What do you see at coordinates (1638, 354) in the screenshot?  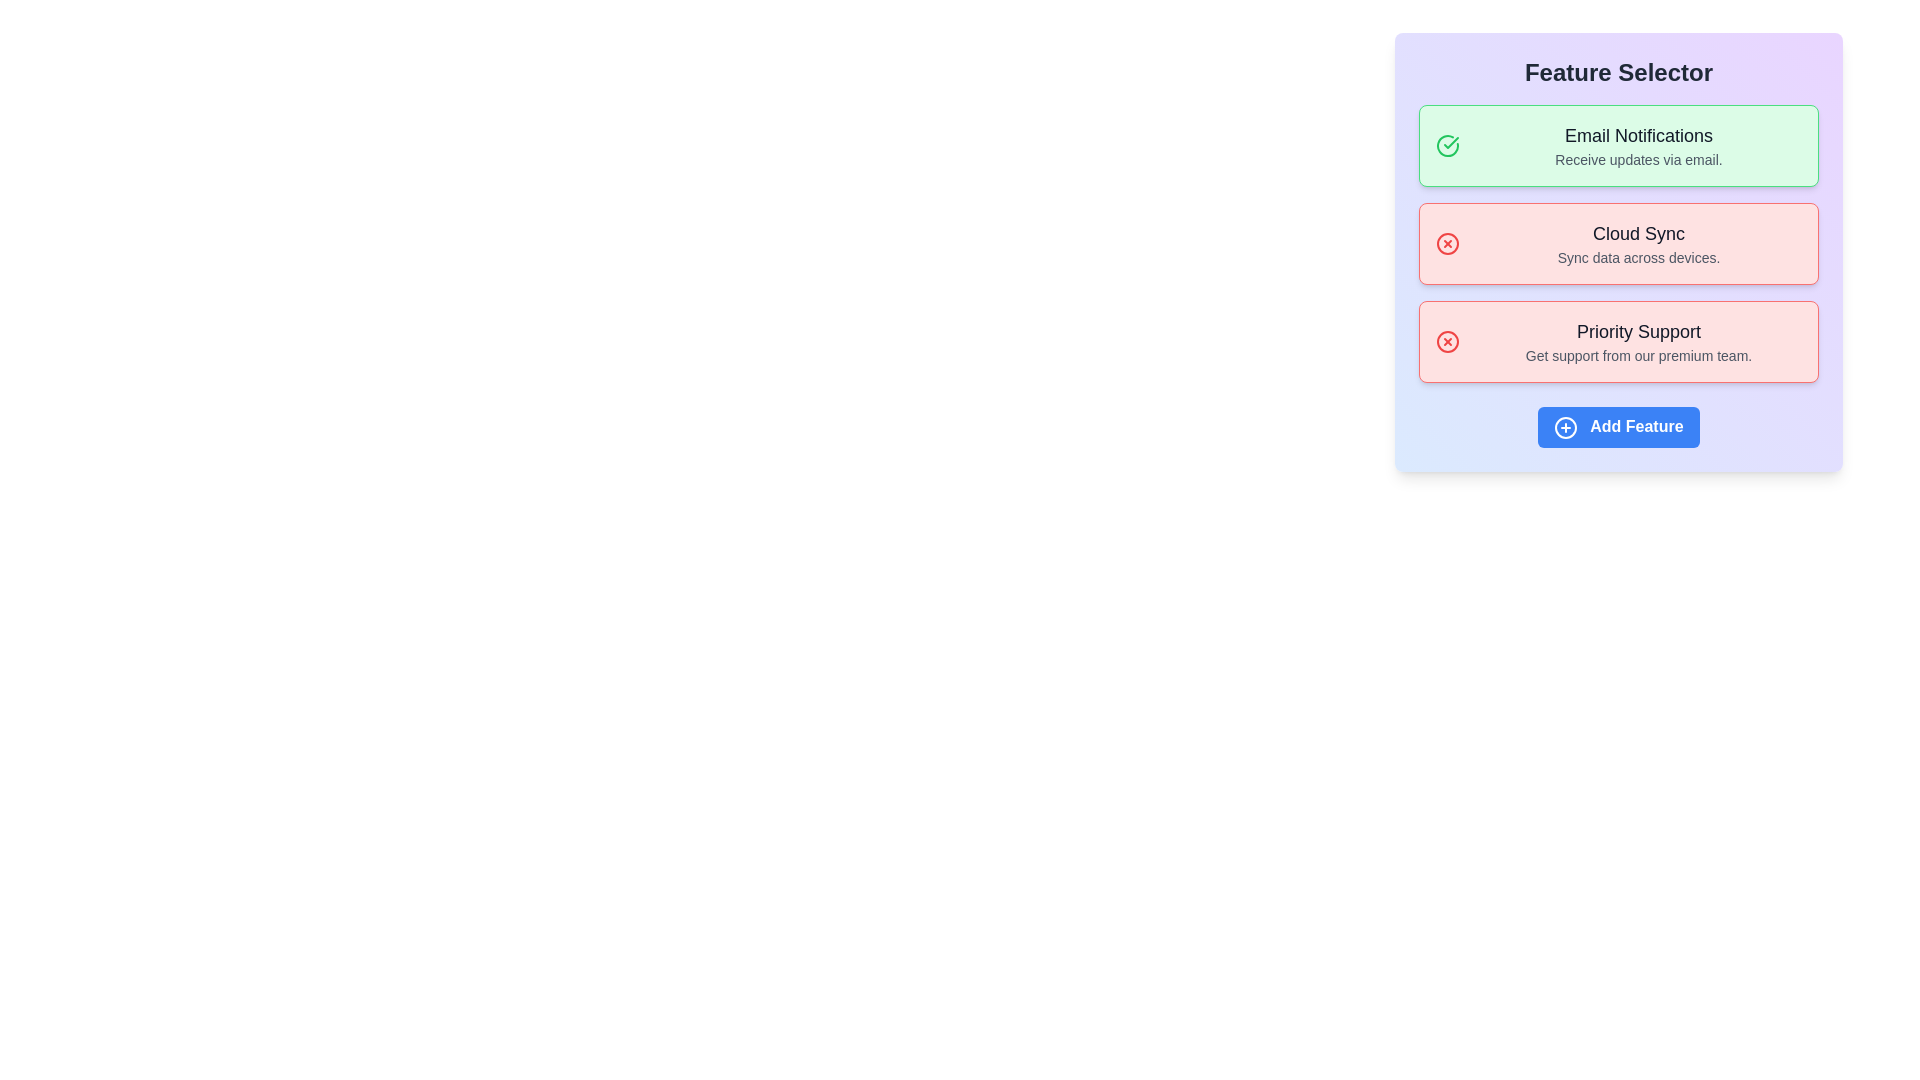 I see `the static text that reads 'Get support from our premium team.' located below the 'Priority Support' heading in the third card of the 'Feature Selector' section` at bounding box center [1638, 354].